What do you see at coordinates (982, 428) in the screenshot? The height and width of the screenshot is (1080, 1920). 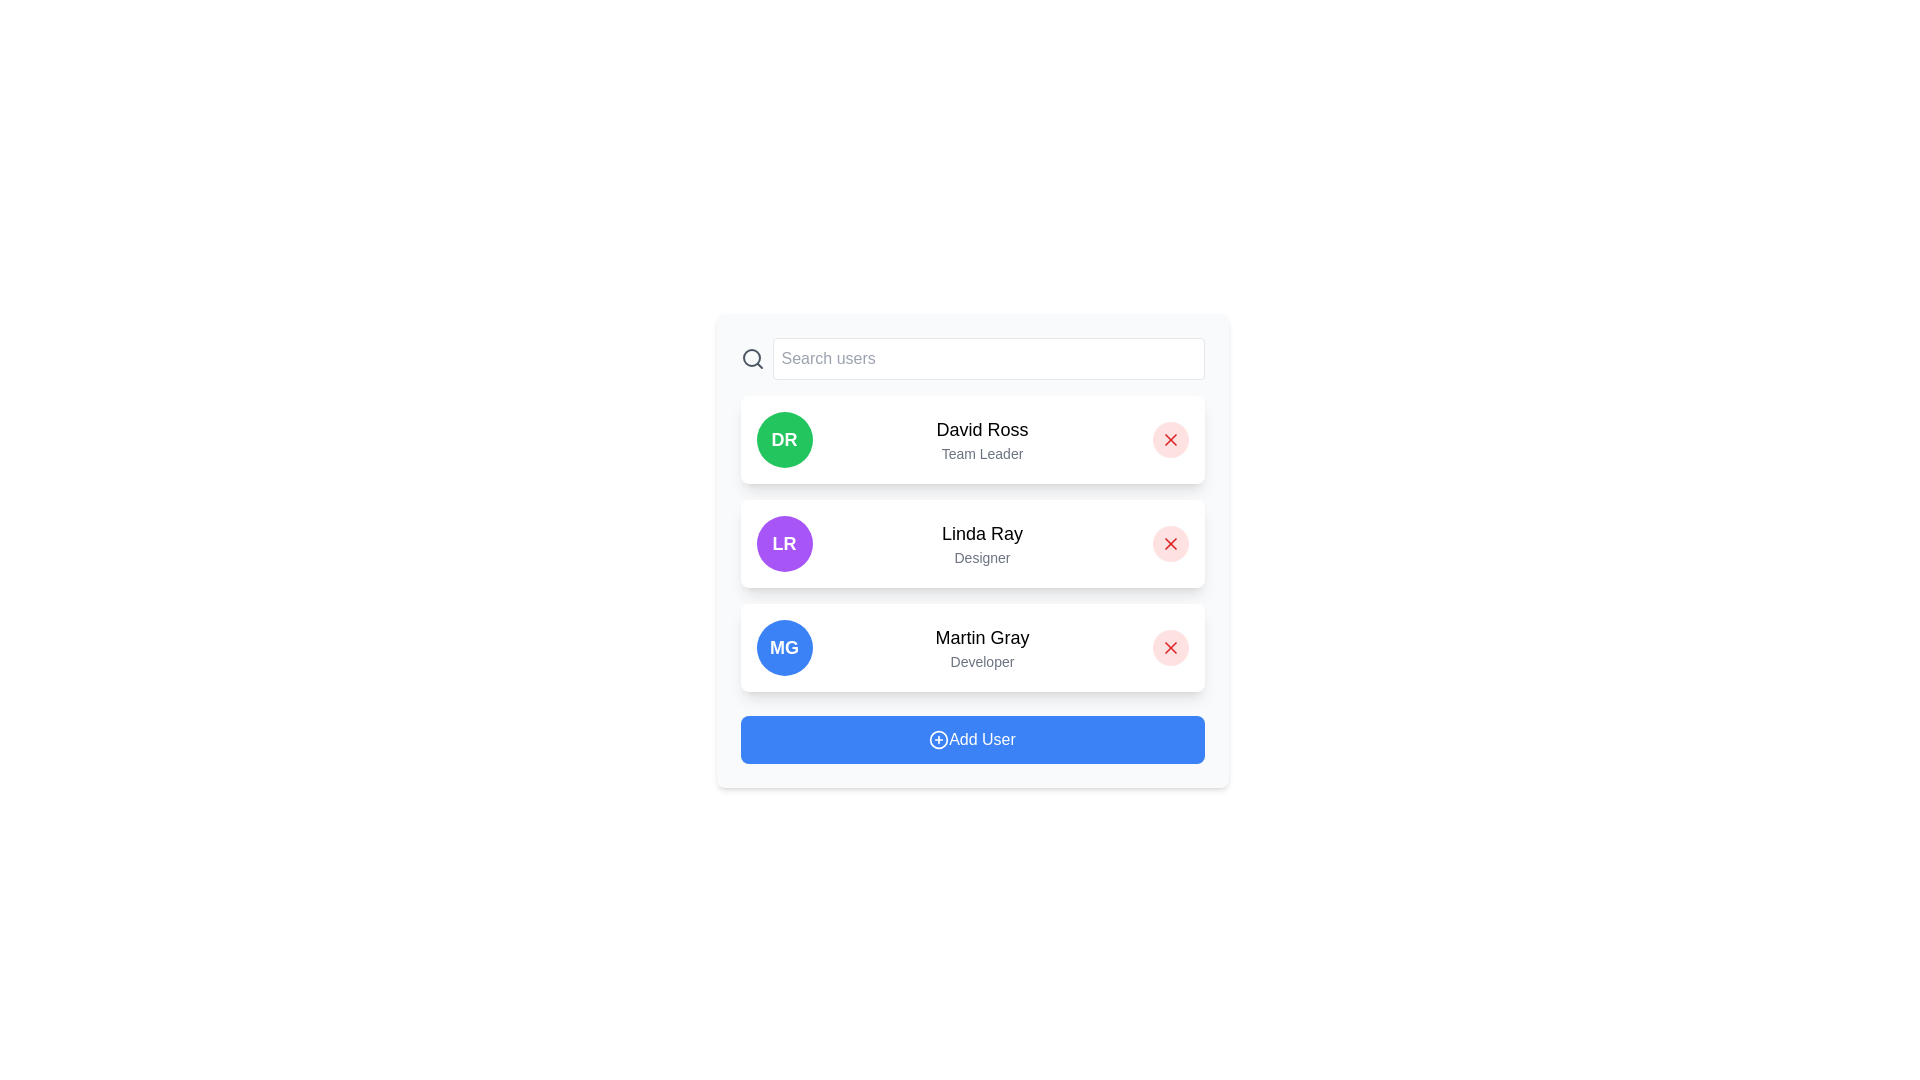 I see `text content of the Text Label displaying 'David Ross', which is located above the smaller text 'Team Leader' in a list of user cards` at bounding box center [982, 428].